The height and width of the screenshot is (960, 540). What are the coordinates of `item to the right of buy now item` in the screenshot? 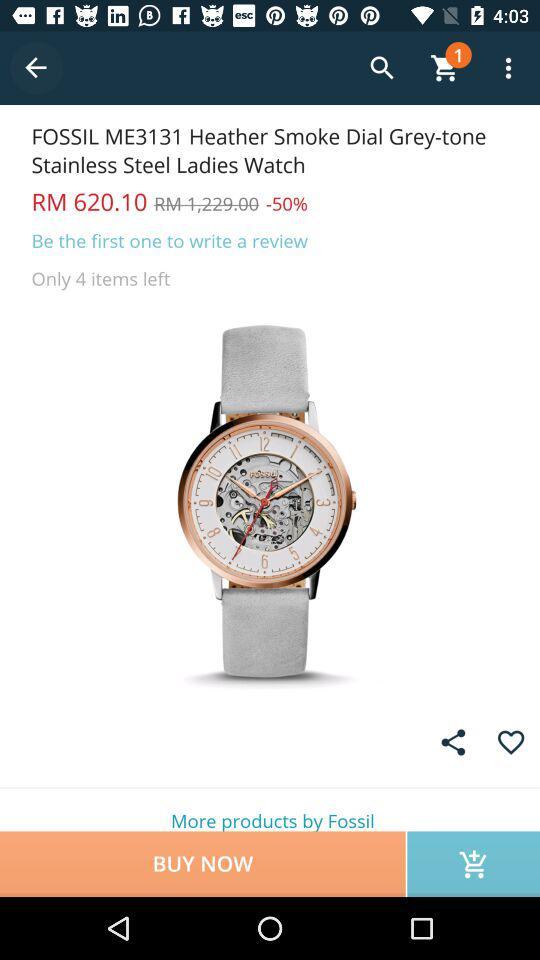 It's located at (472, 863).